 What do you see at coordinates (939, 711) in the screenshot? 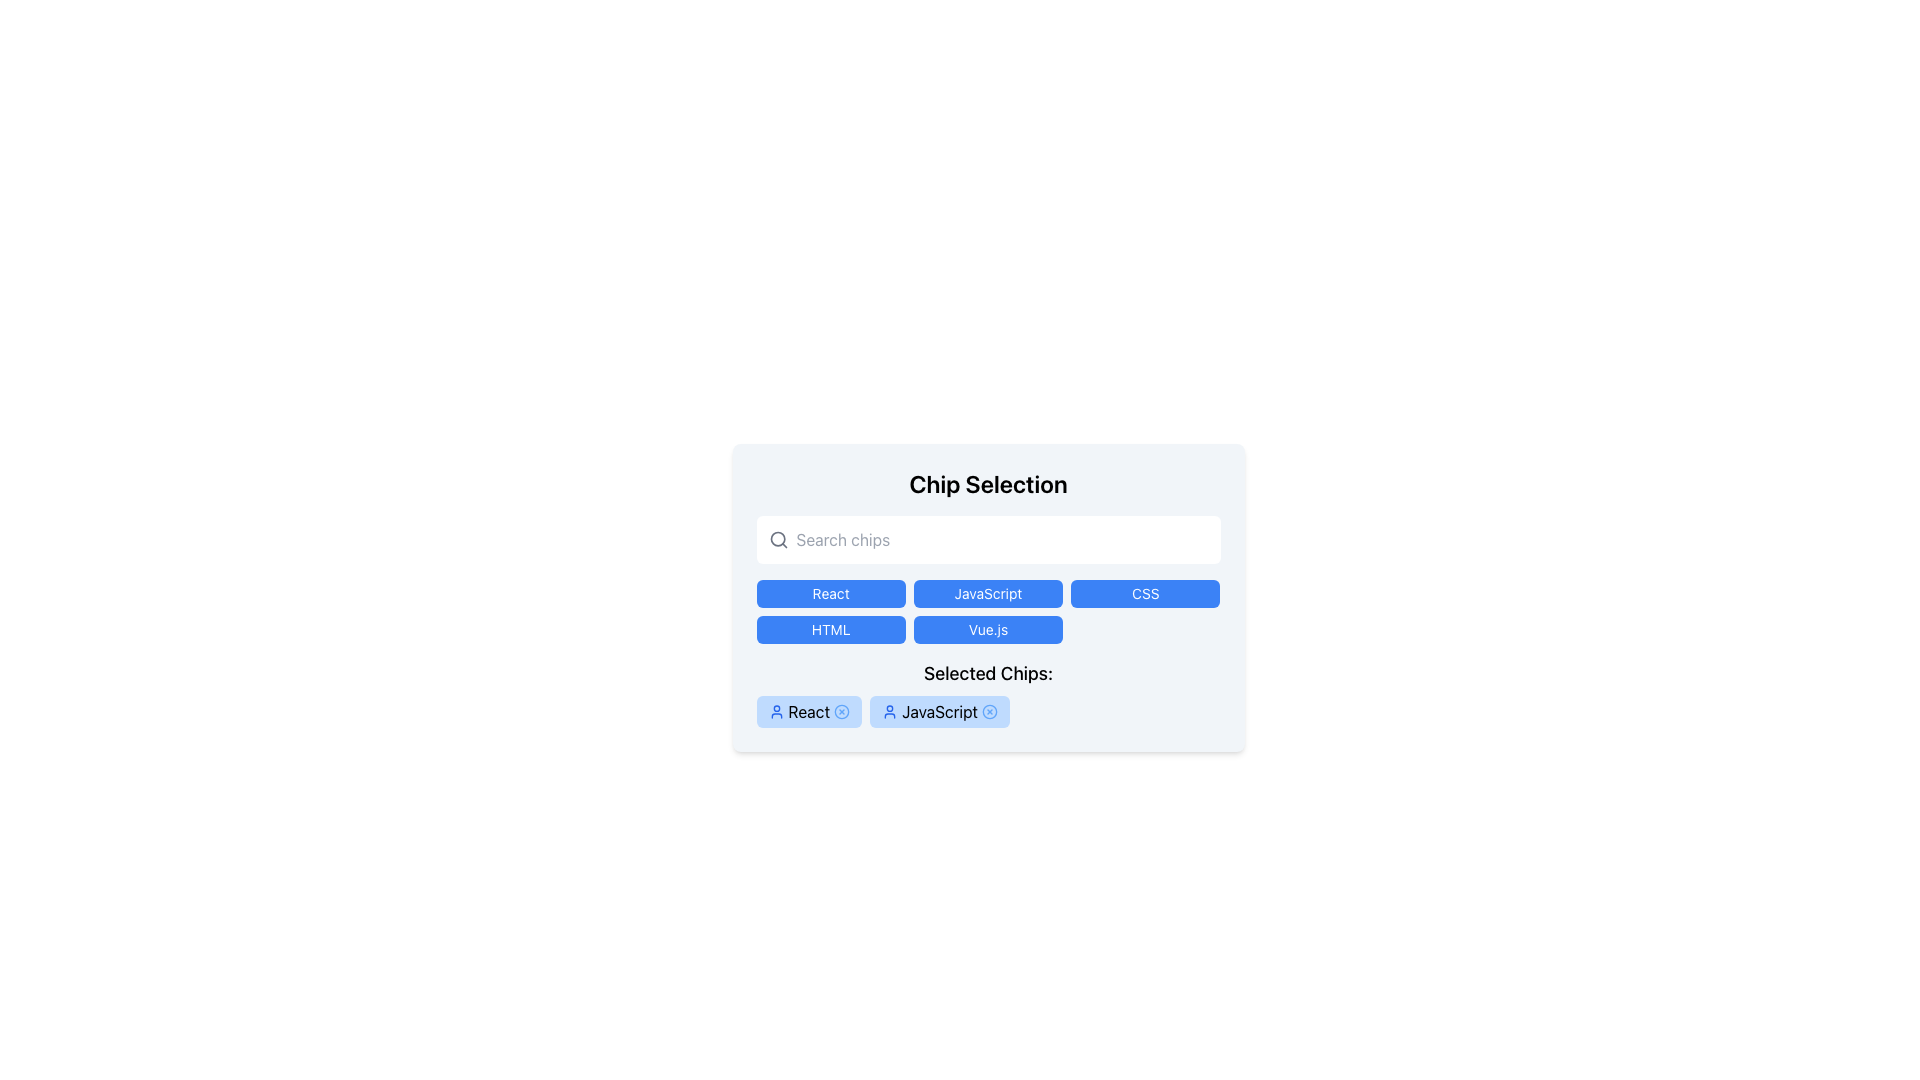
I see `the second chip in the 'Selected Chips' row, which has a light blue background, an icon of a user on the left, and the text 'JavaScript' in bold` at bounding box center [939, 711].